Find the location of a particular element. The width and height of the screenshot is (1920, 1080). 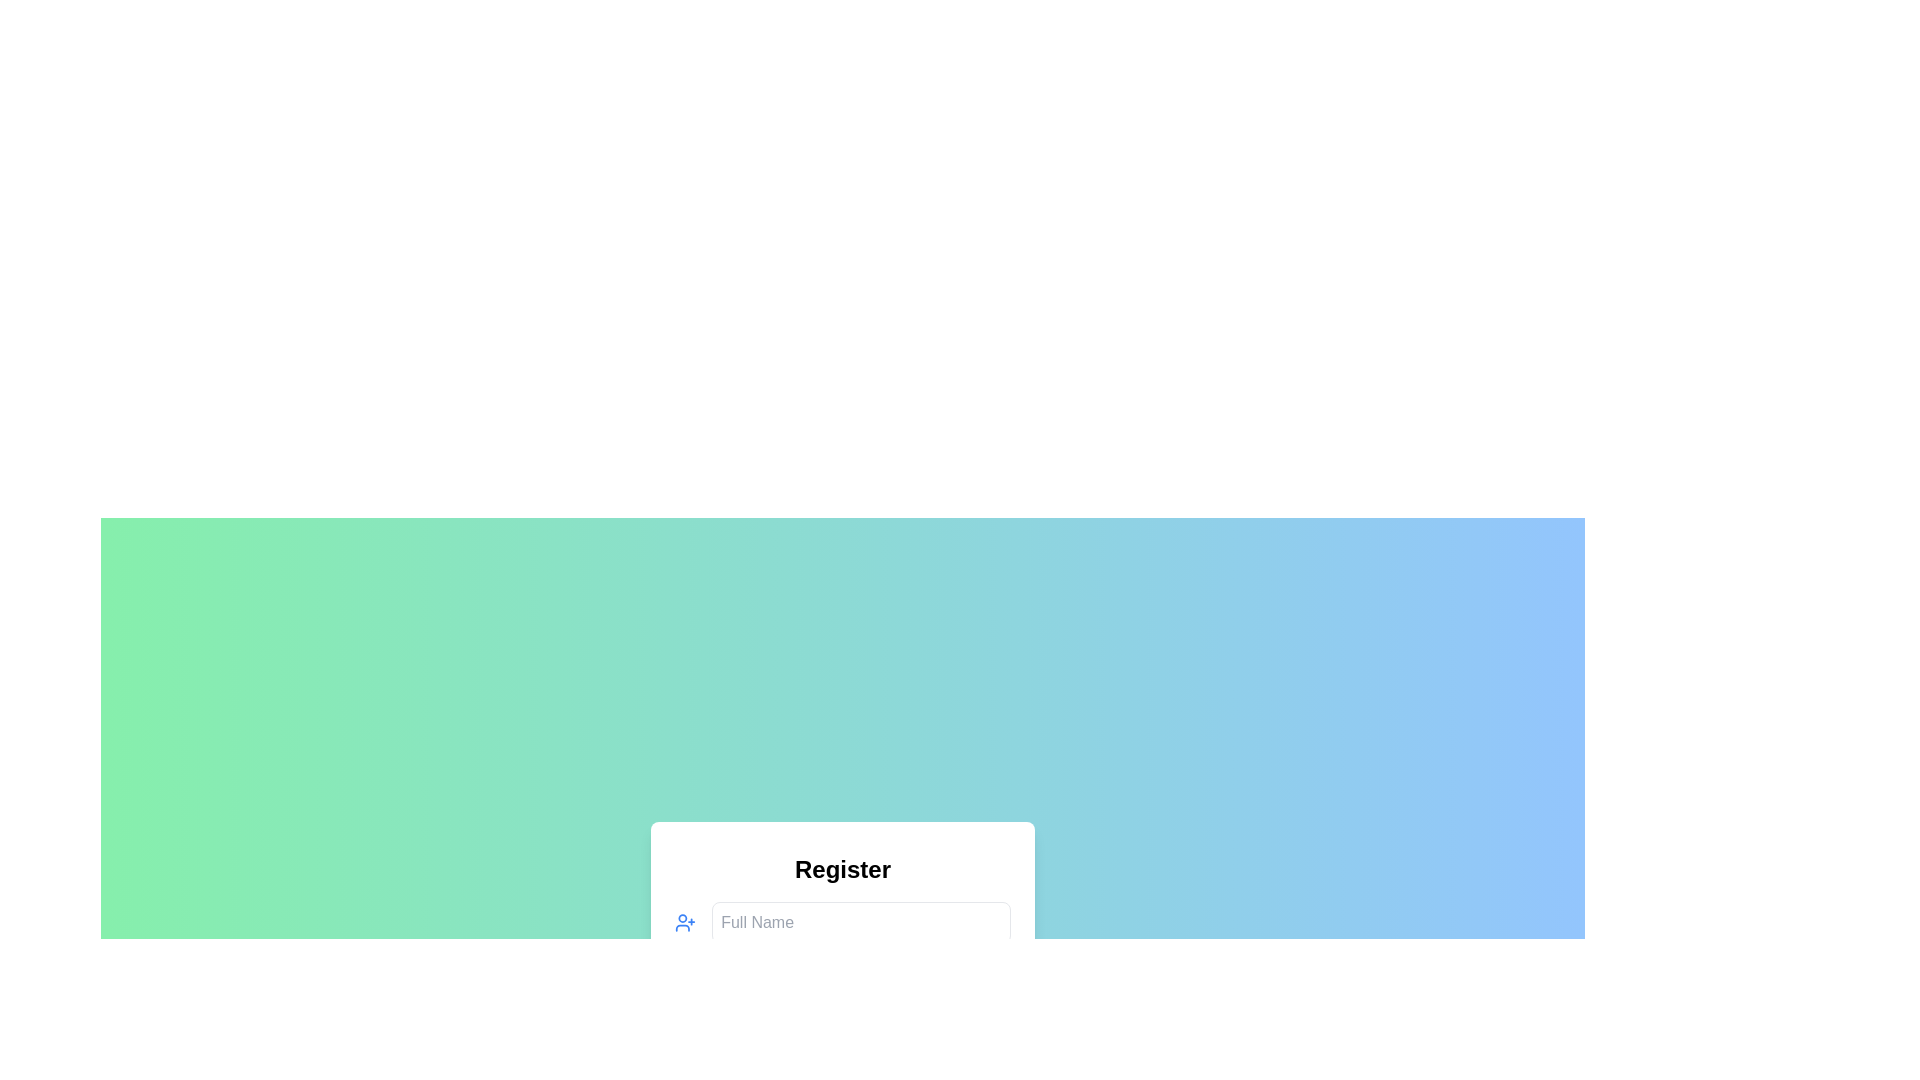

the bold 'Register' header text element, which is prominently displayed at the top of the form-like layout is located at coordinates (843, 869).